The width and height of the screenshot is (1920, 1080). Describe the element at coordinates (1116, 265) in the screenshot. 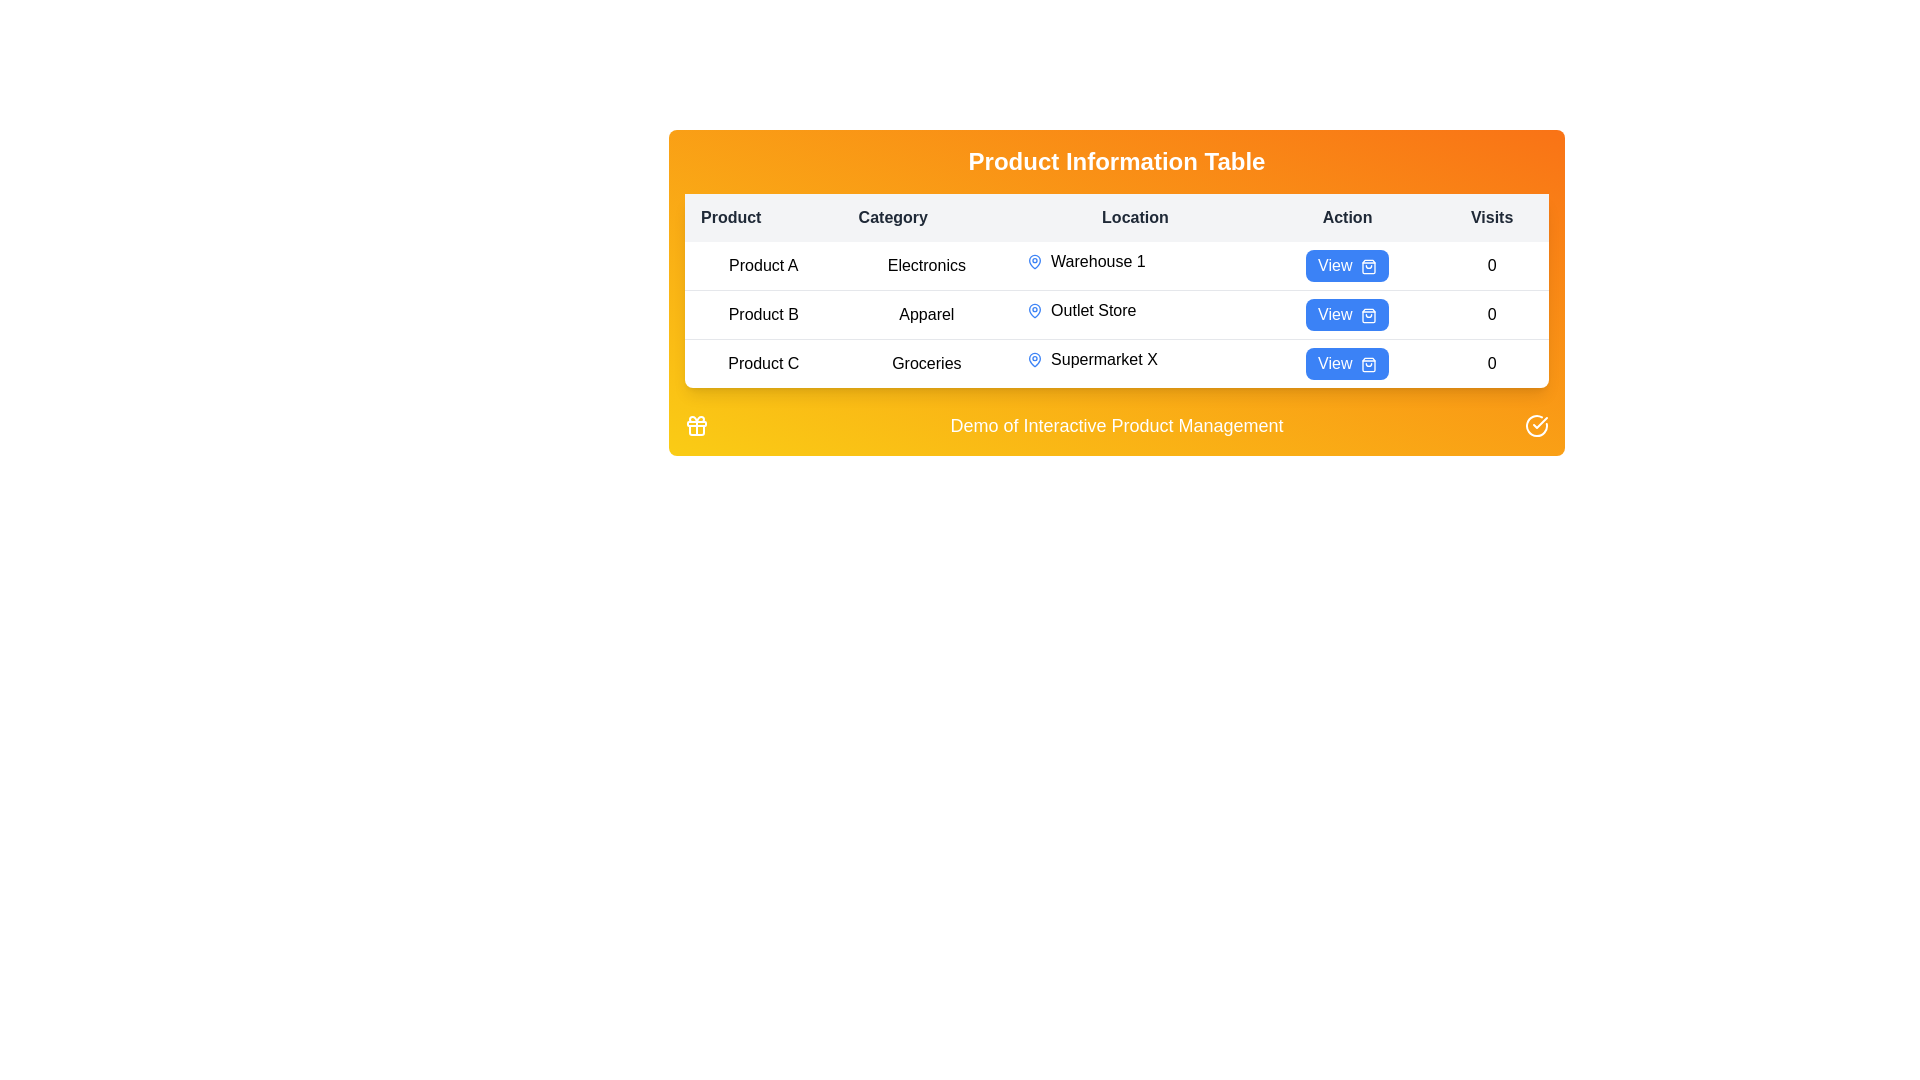

I see `the first row of the product details table that displays the product's name, category, location, action button, and visit count` at that location.